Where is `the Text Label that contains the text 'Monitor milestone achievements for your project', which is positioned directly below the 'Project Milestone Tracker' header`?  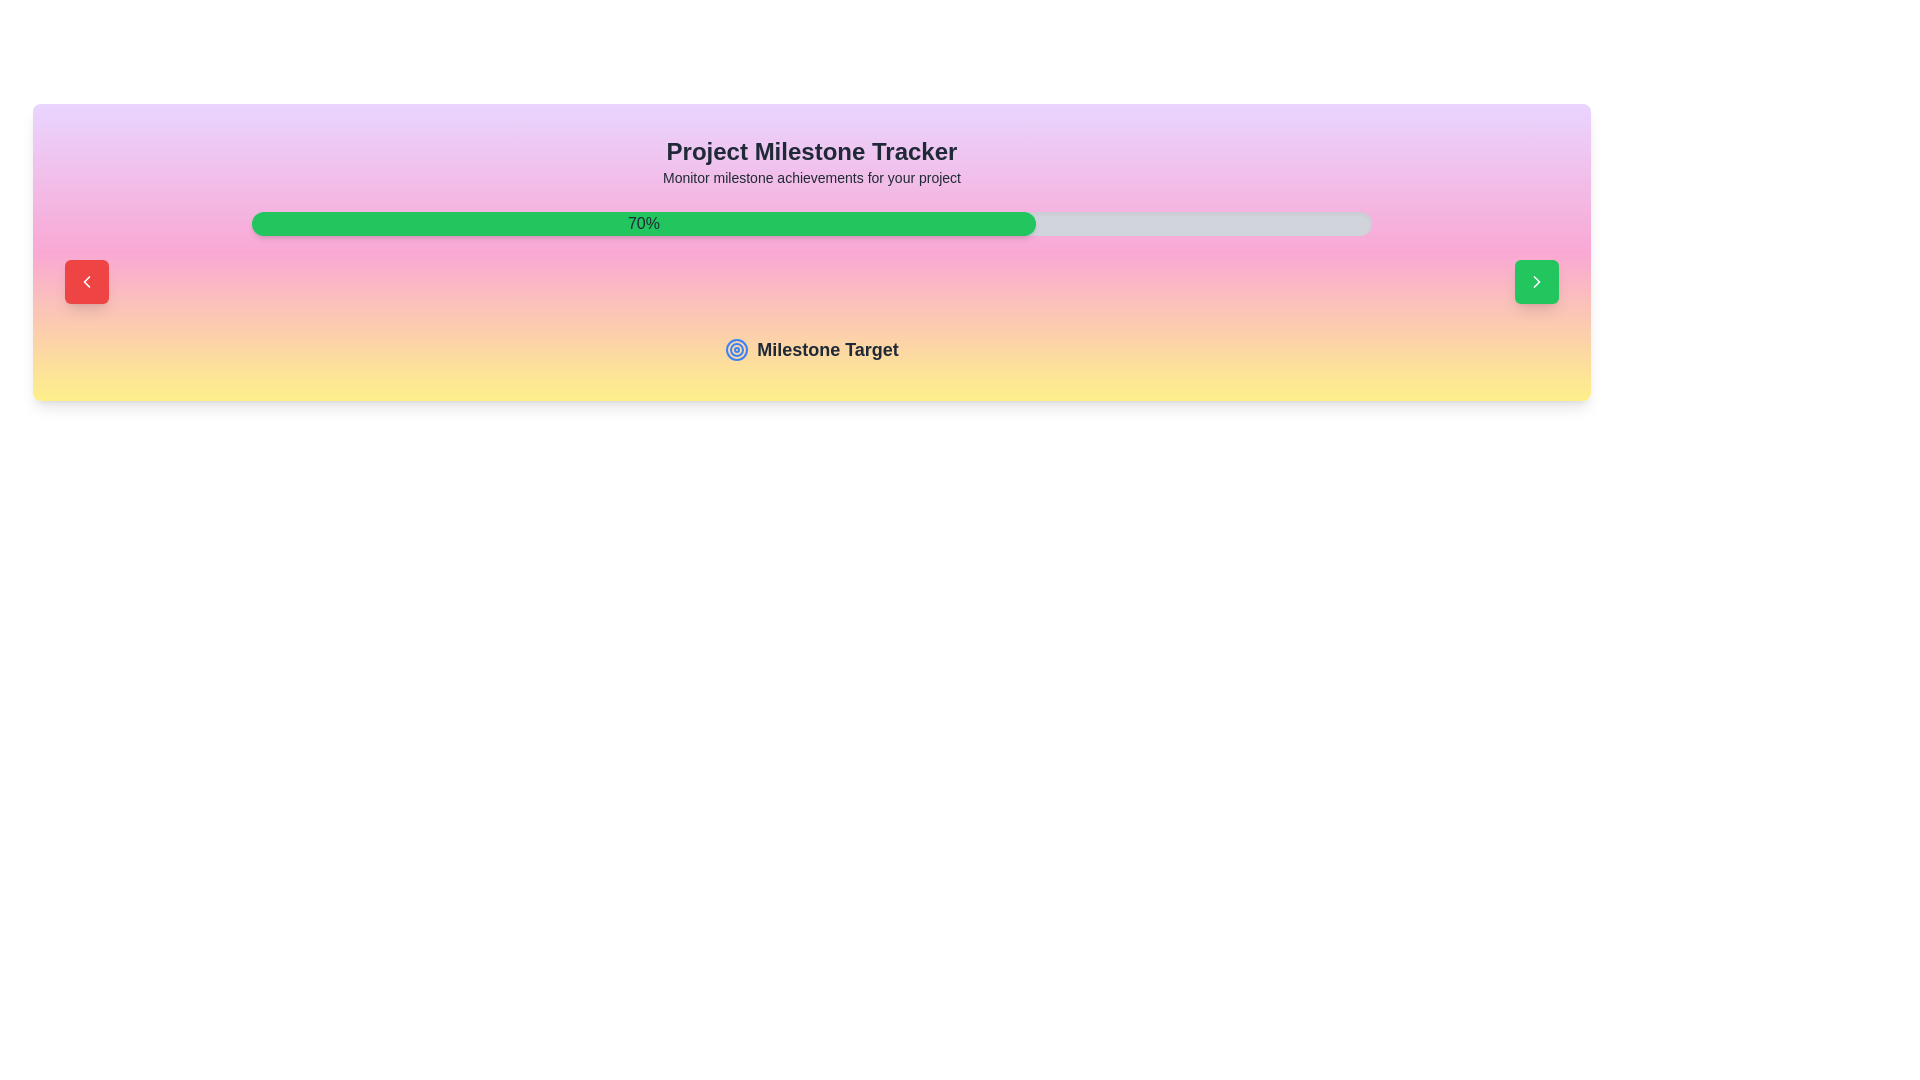 the Text Label that contains the text 'Monitor milestone achievements for your project', which is positioned directly below the 'Project Milestone Tracker' header is located at coordinates (811, 176).